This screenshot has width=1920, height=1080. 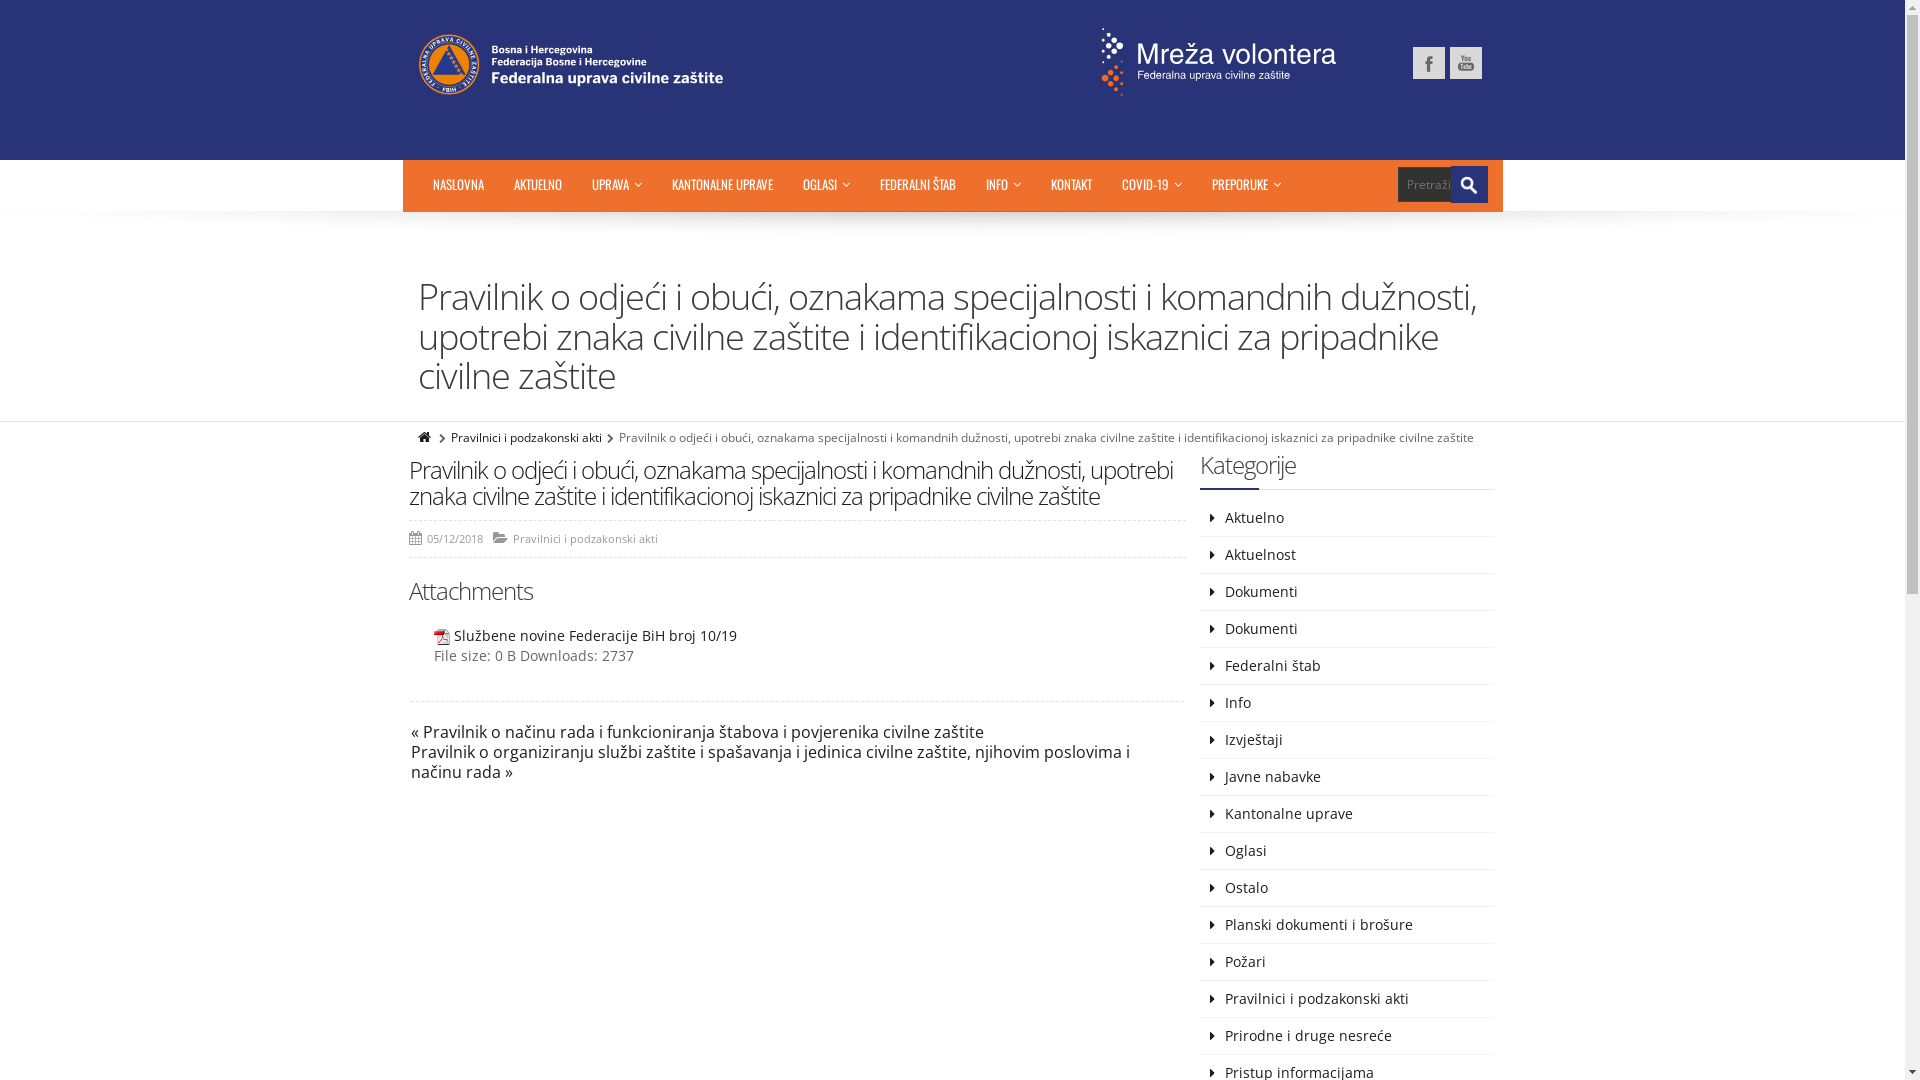 What do you see at coordinates (525, 436) in the screenshot?
I see `'Pravilnici i podzakonski akti'` at bounding box center [525, 436].